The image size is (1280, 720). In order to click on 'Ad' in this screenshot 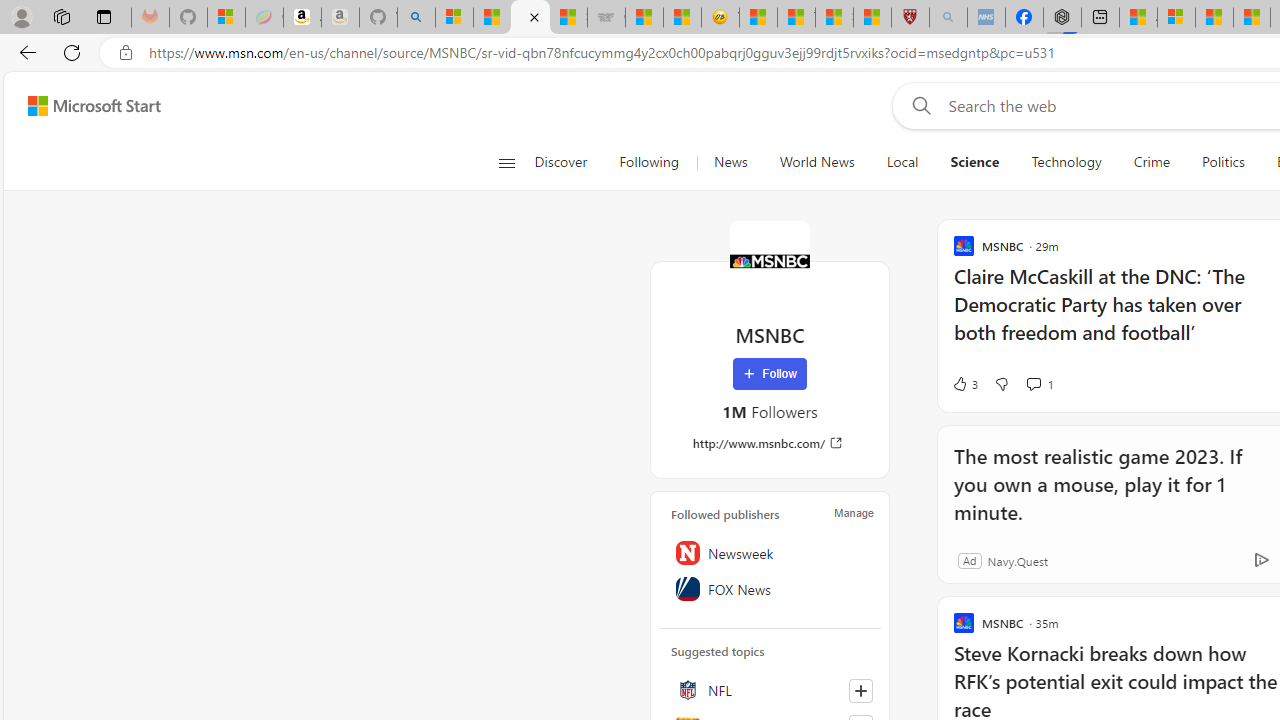, I will do `click(969, 560)`.